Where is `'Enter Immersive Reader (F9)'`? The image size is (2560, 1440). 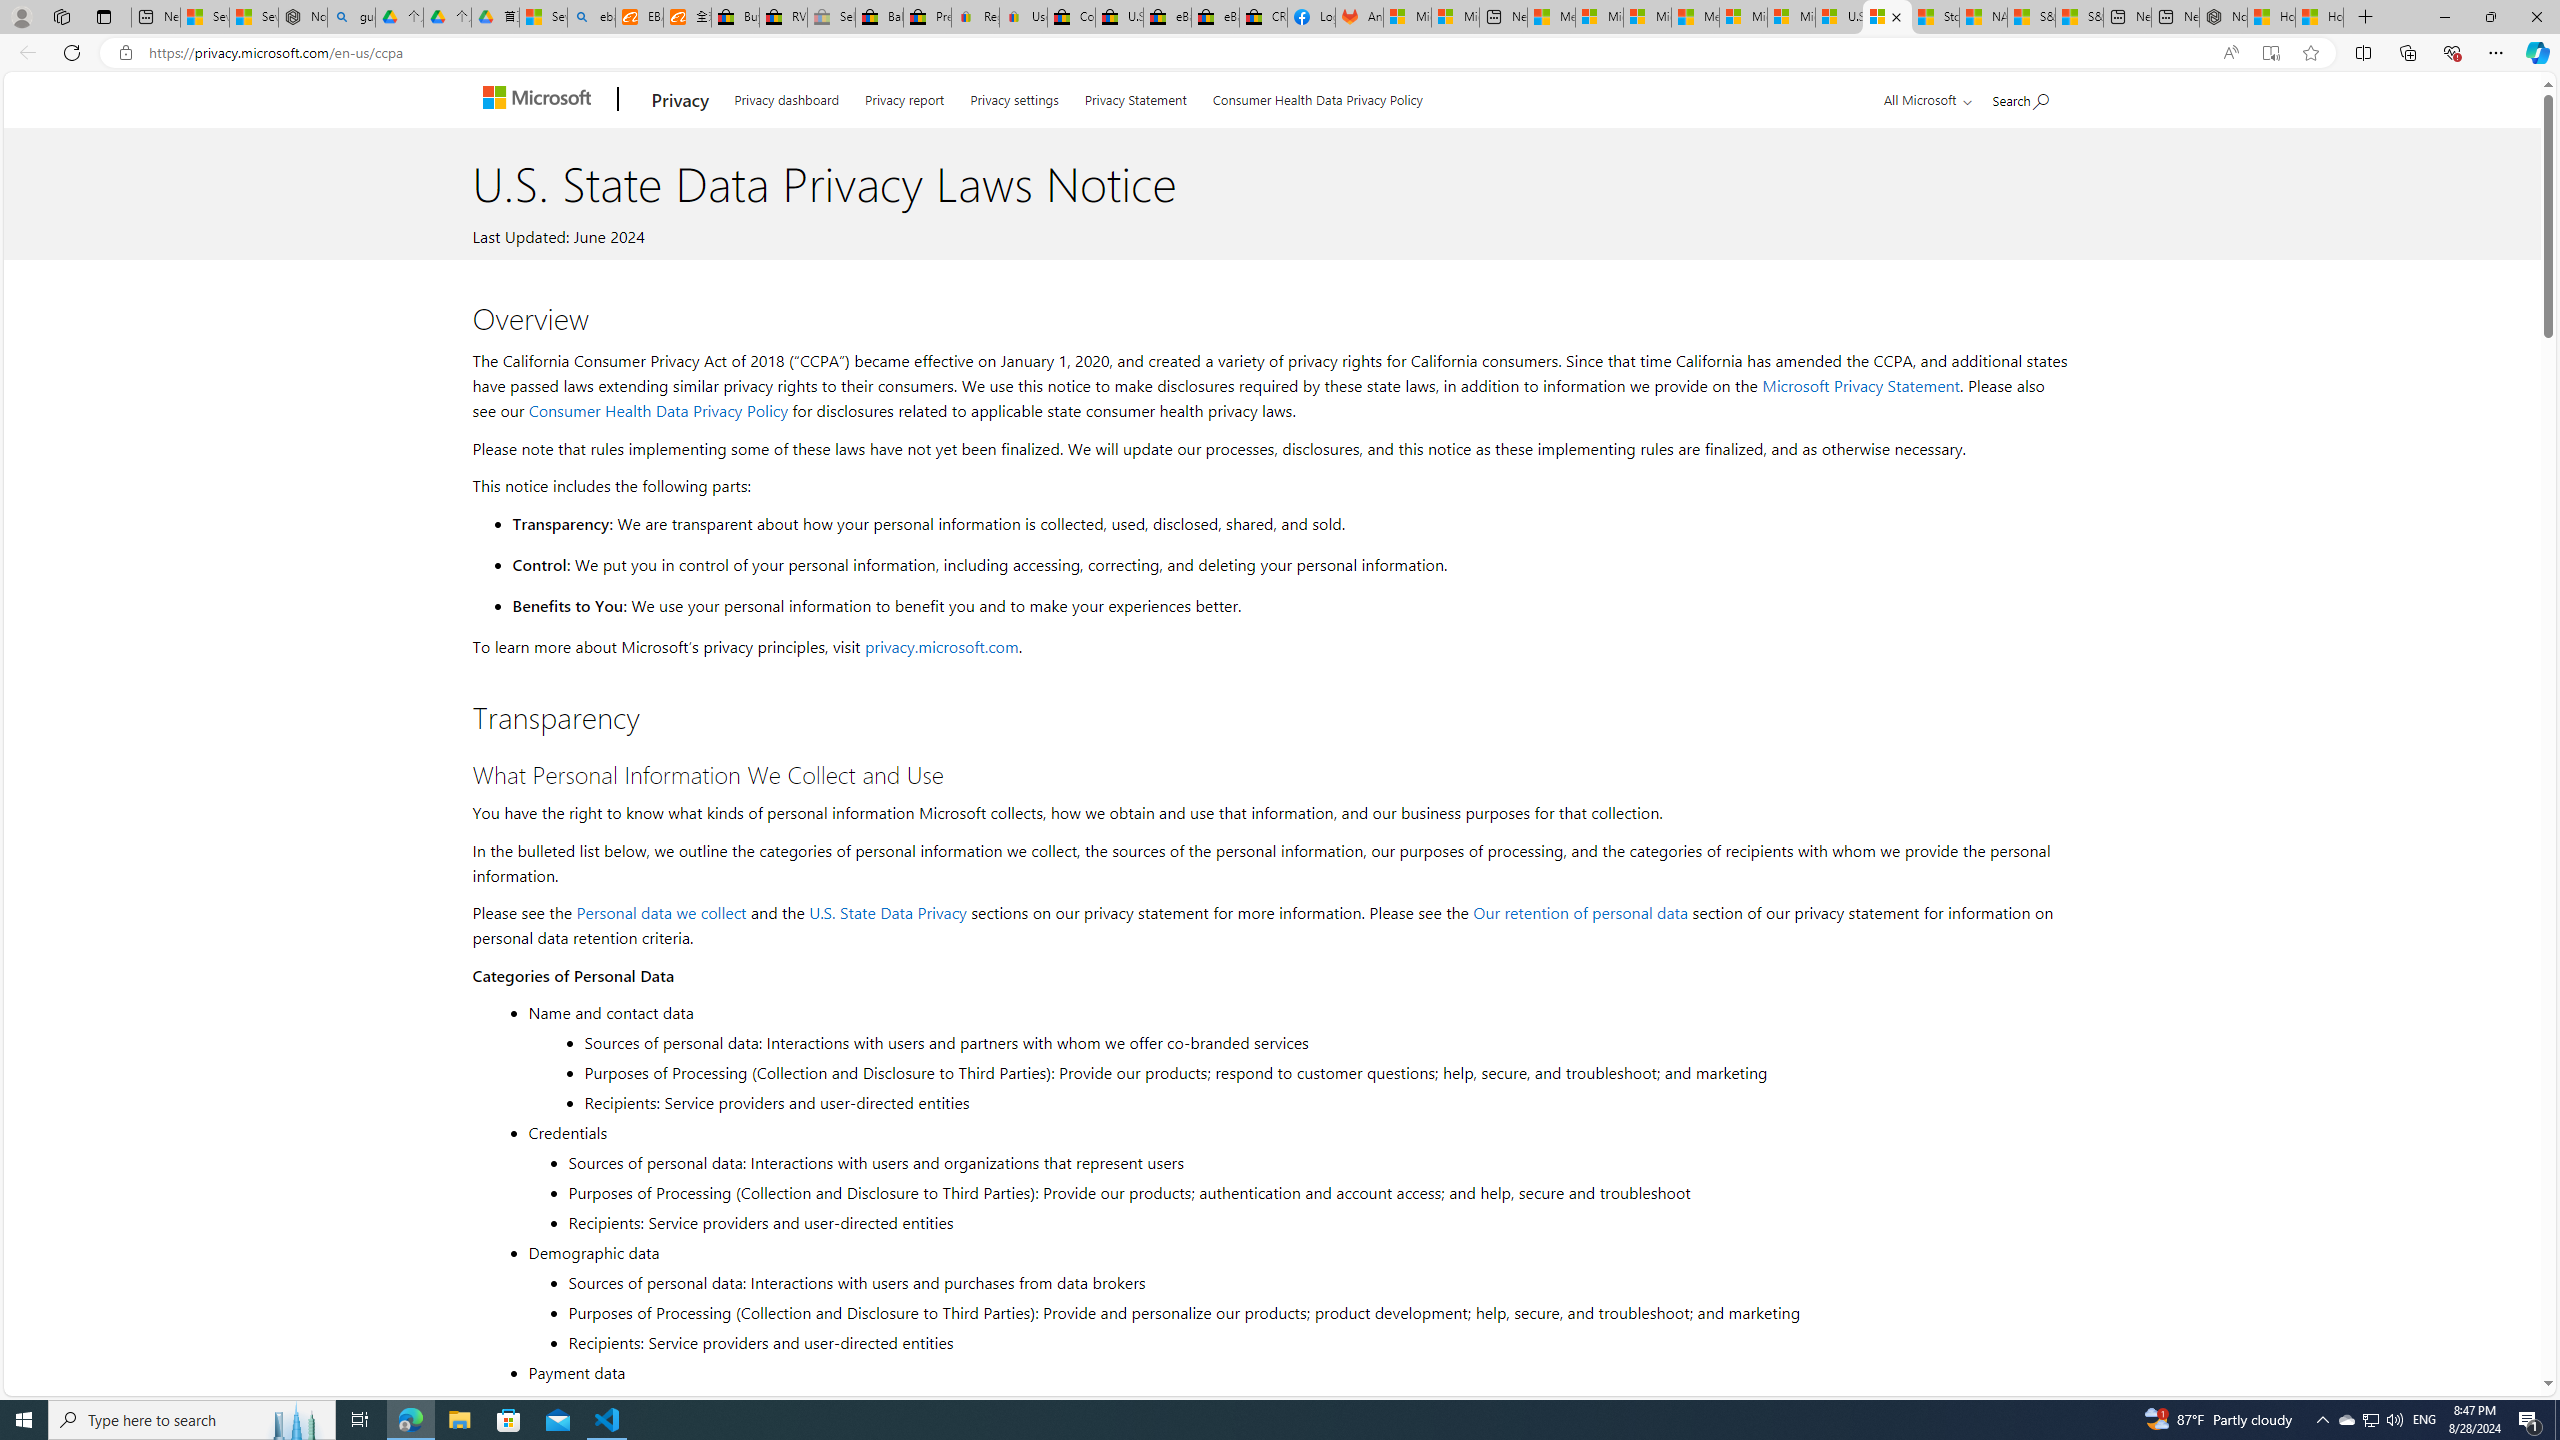 'Enter Immersive Reader (F9)' is located at coordinates (2270, 53).